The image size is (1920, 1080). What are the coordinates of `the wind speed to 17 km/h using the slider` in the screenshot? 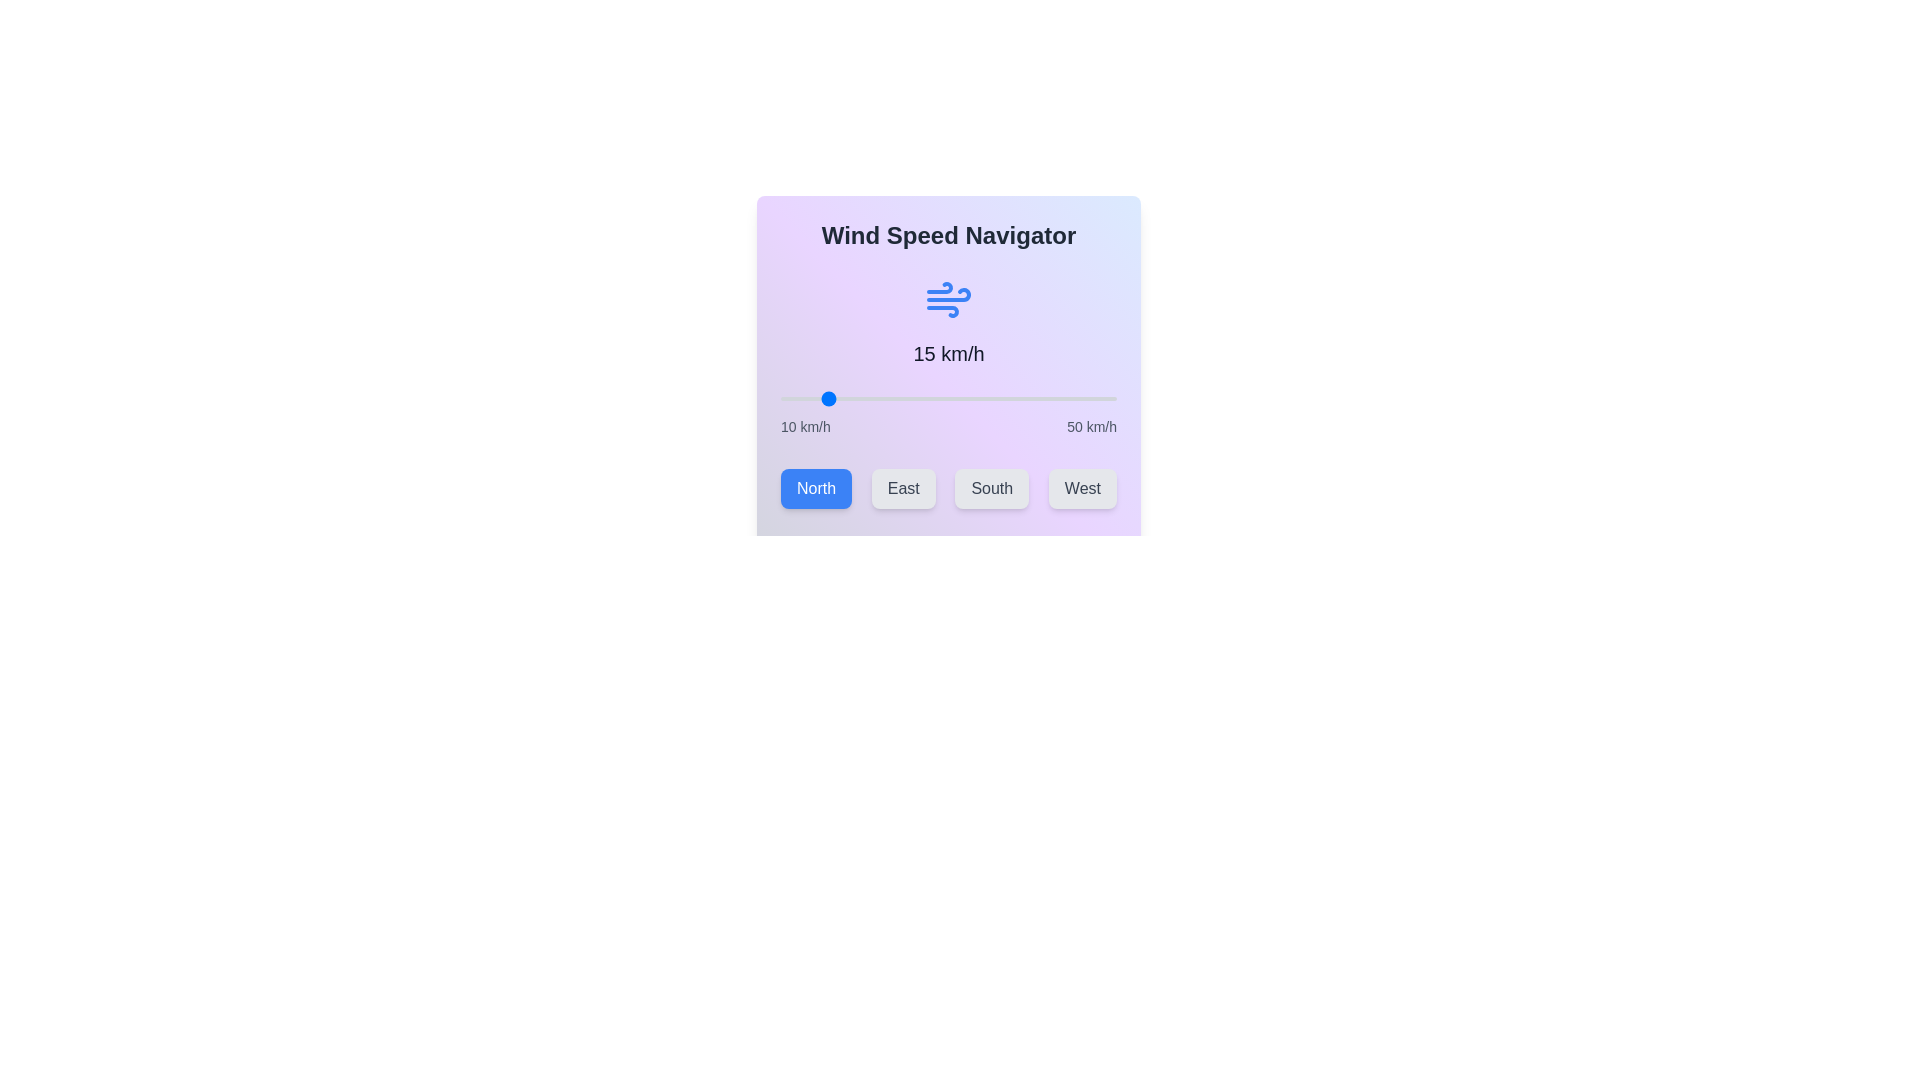 It's located at (839, 398).